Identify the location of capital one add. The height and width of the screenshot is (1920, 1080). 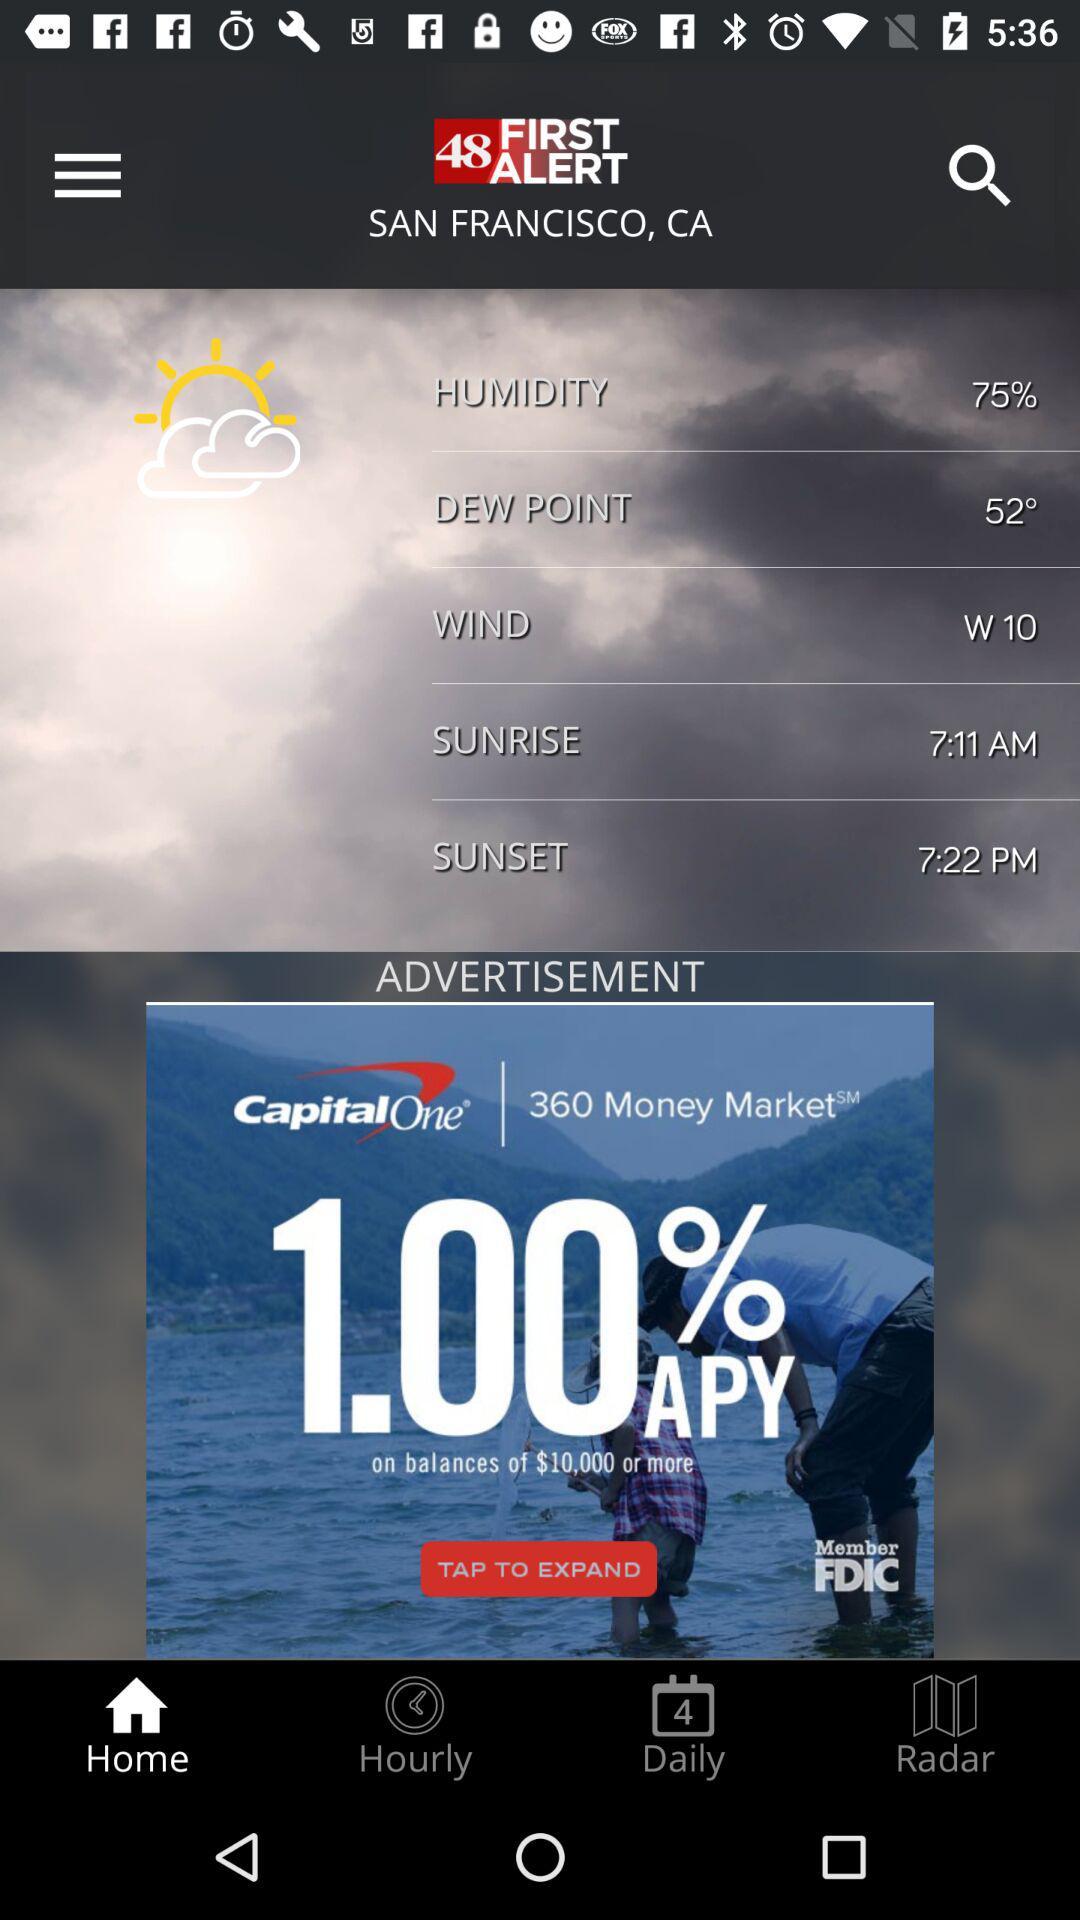
(540, 1330).